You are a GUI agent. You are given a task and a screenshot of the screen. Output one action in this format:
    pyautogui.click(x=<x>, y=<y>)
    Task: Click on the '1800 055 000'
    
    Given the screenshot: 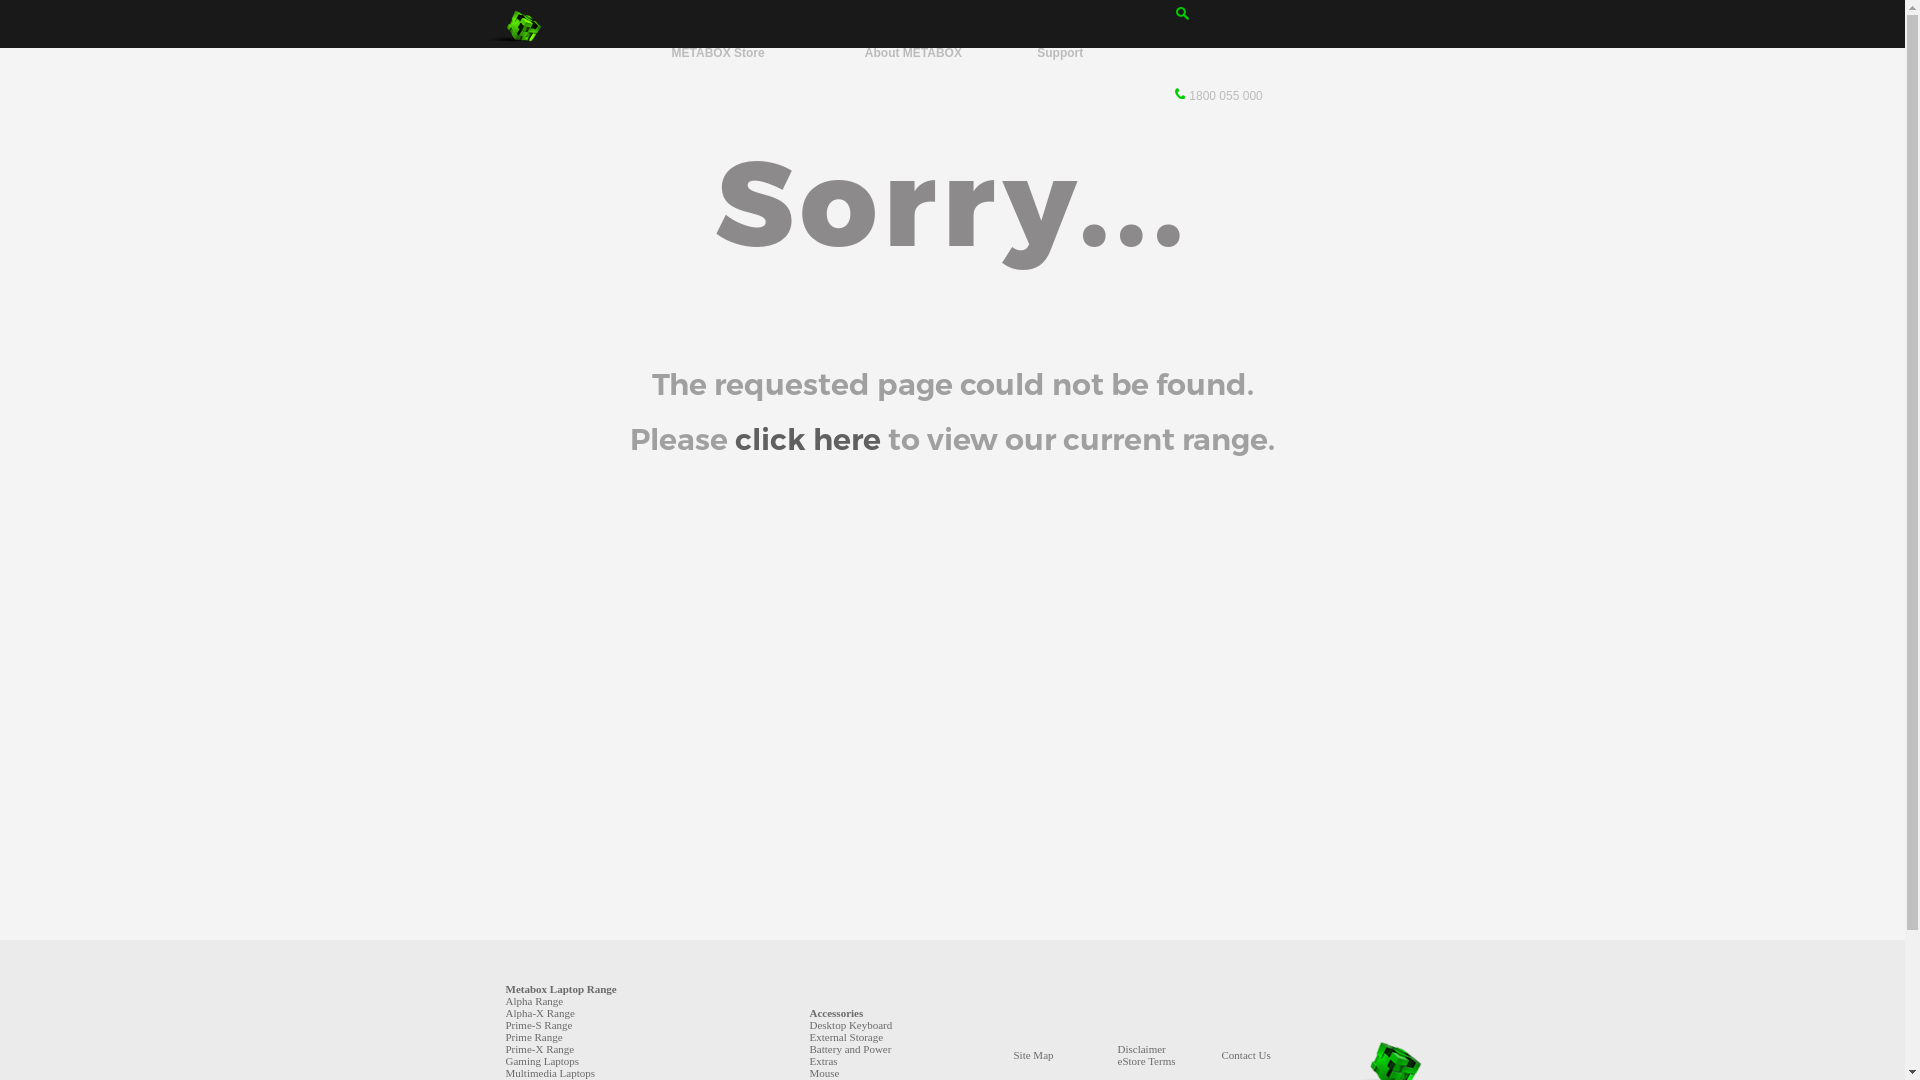 What is the action you would take?
    pyautogui.click(x=1218, y=96)
    